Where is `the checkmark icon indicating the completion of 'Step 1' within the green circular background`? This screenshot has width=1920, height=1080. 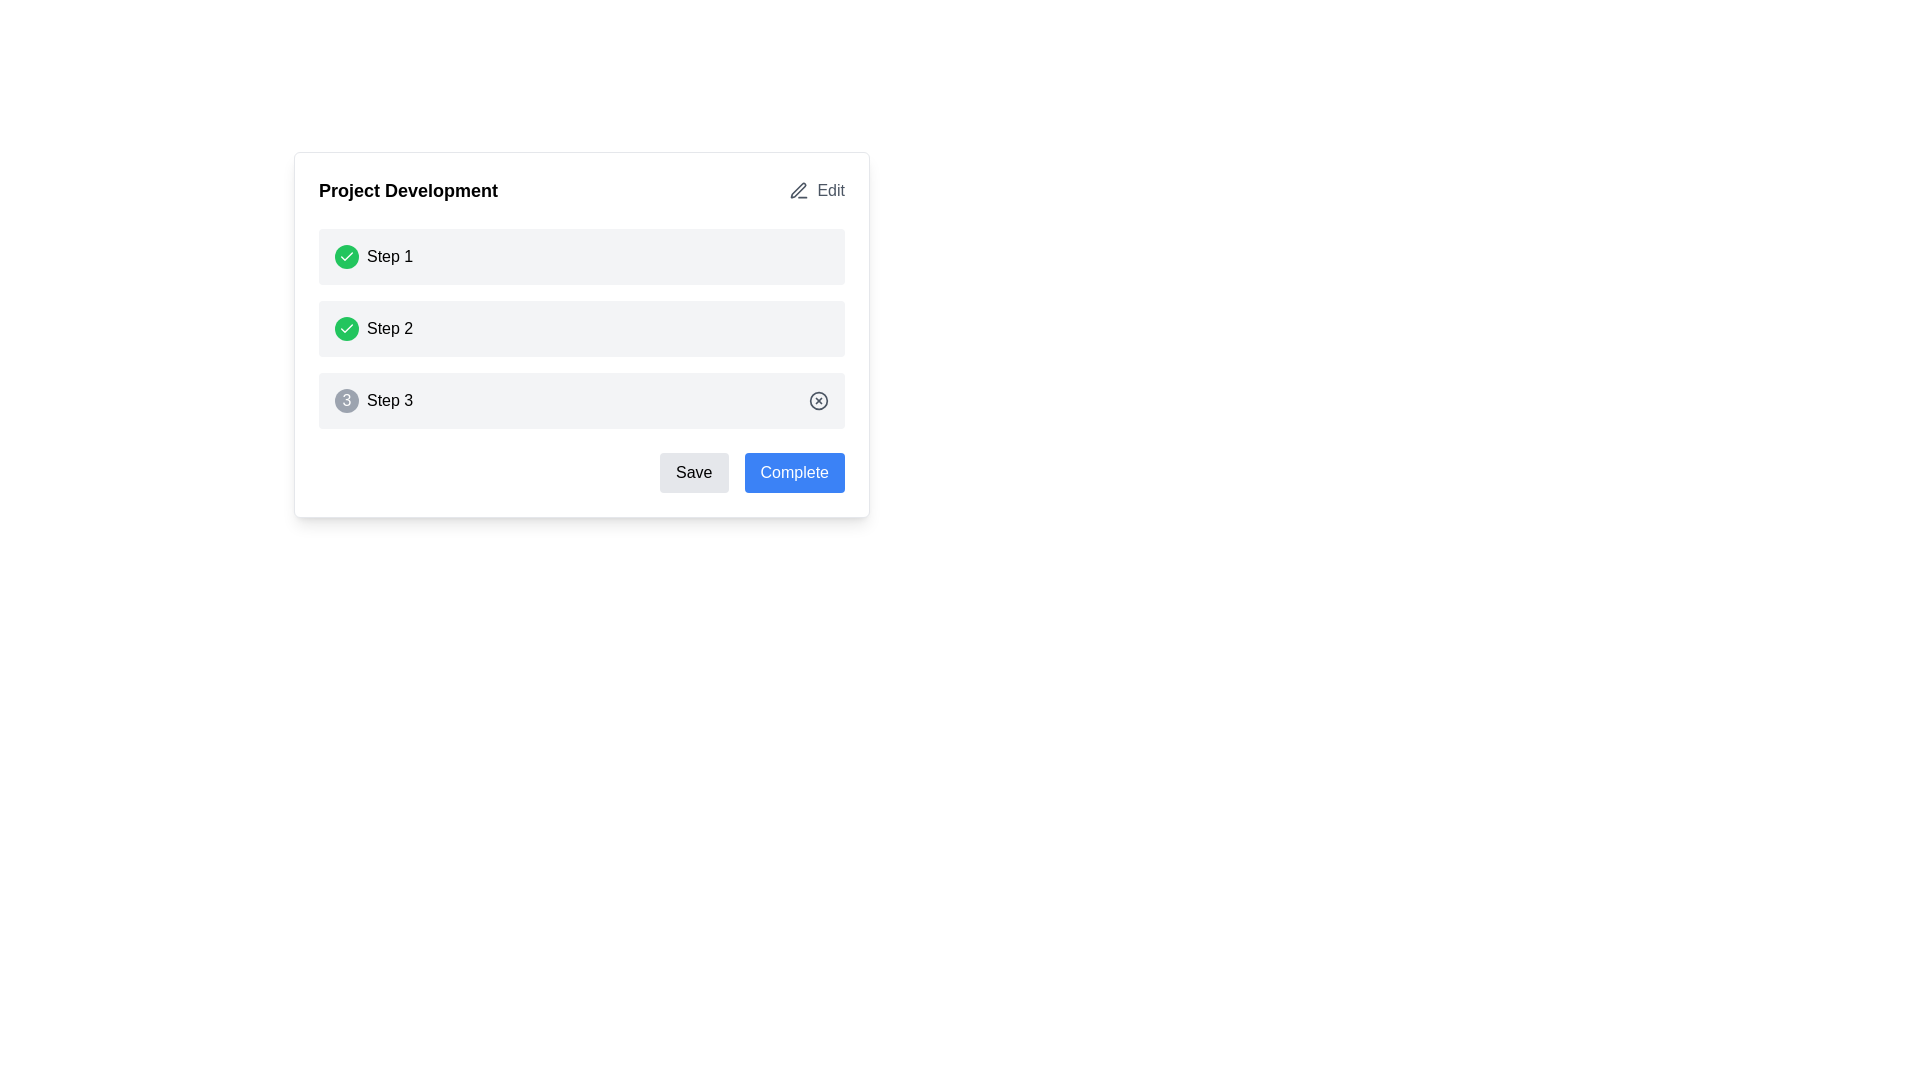 the checkmark icon indicating the completion of 'Step 1' within the green circular background is located at coordinates (346, 327).